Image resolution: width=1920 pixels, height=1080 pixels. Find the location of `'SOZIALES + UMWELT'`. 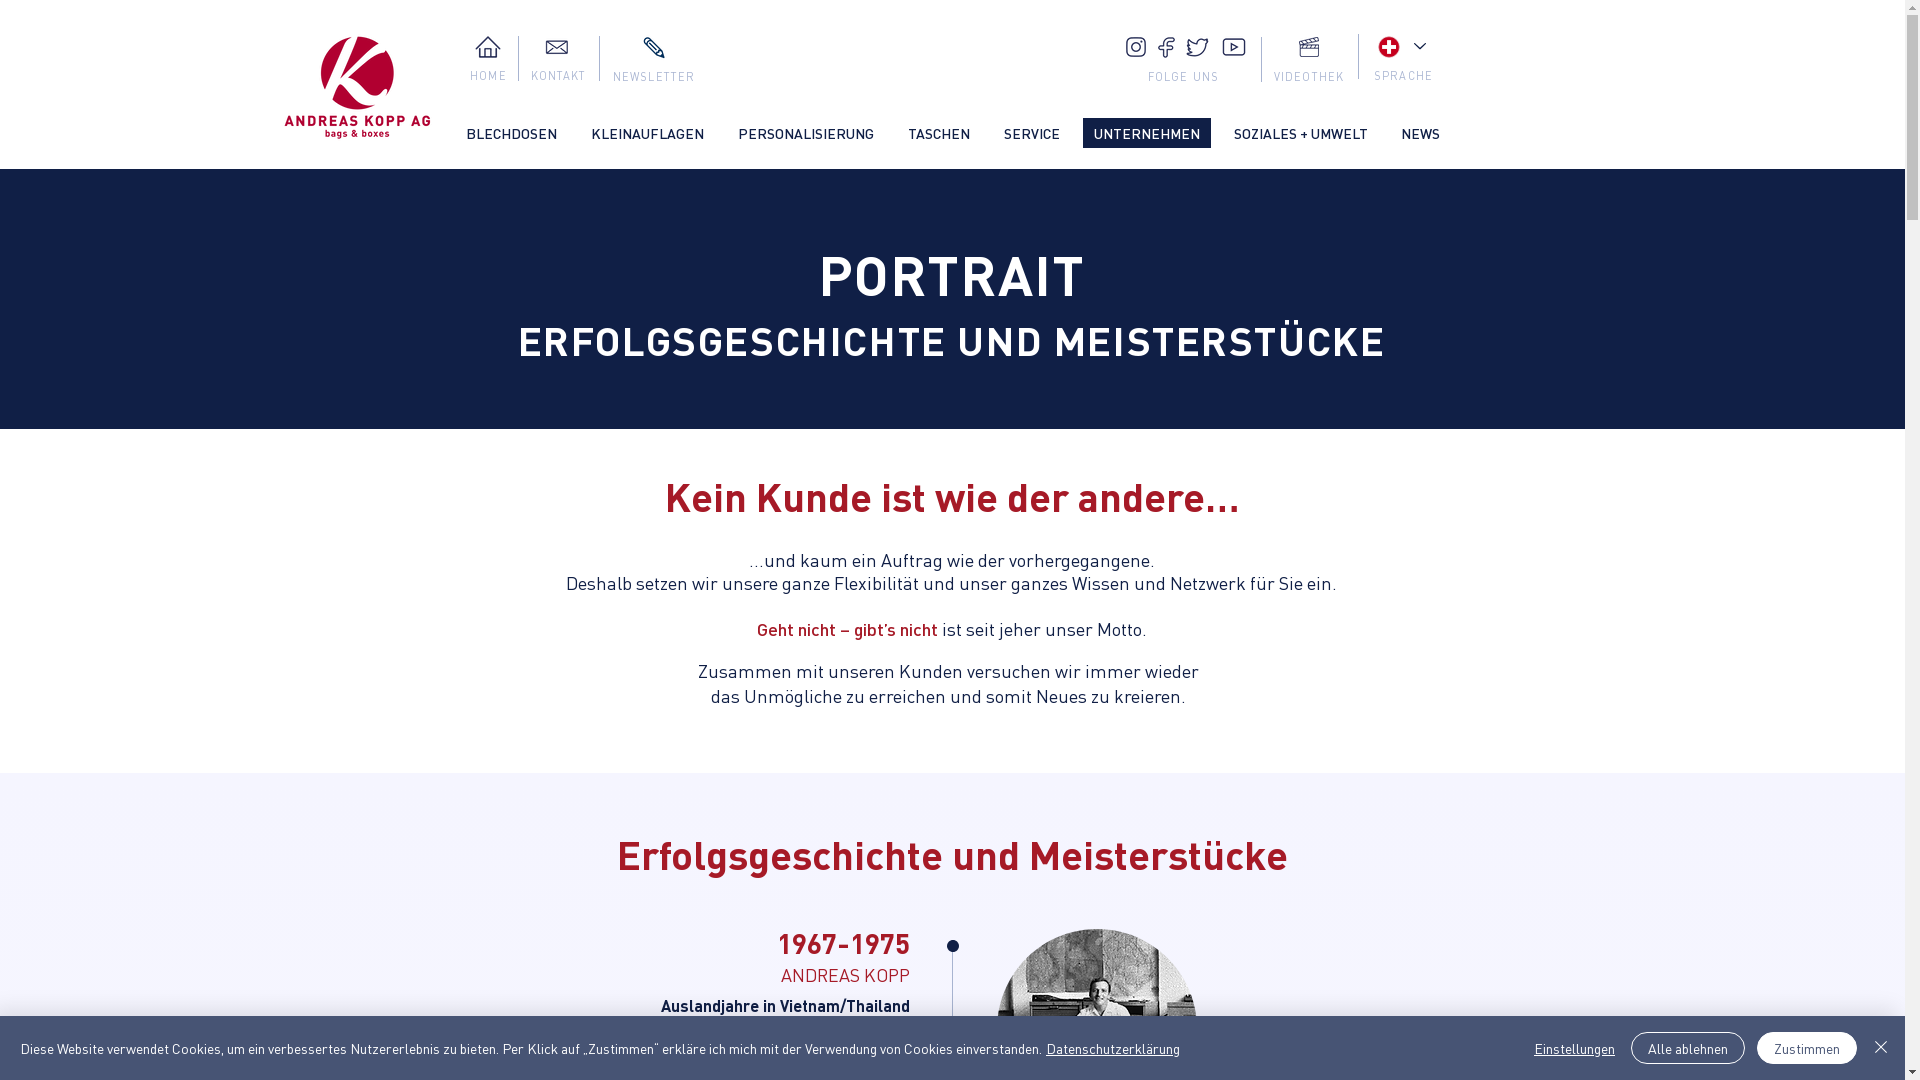

'SOZIALES + UMWELT' is located at coordinates (1300, 132).